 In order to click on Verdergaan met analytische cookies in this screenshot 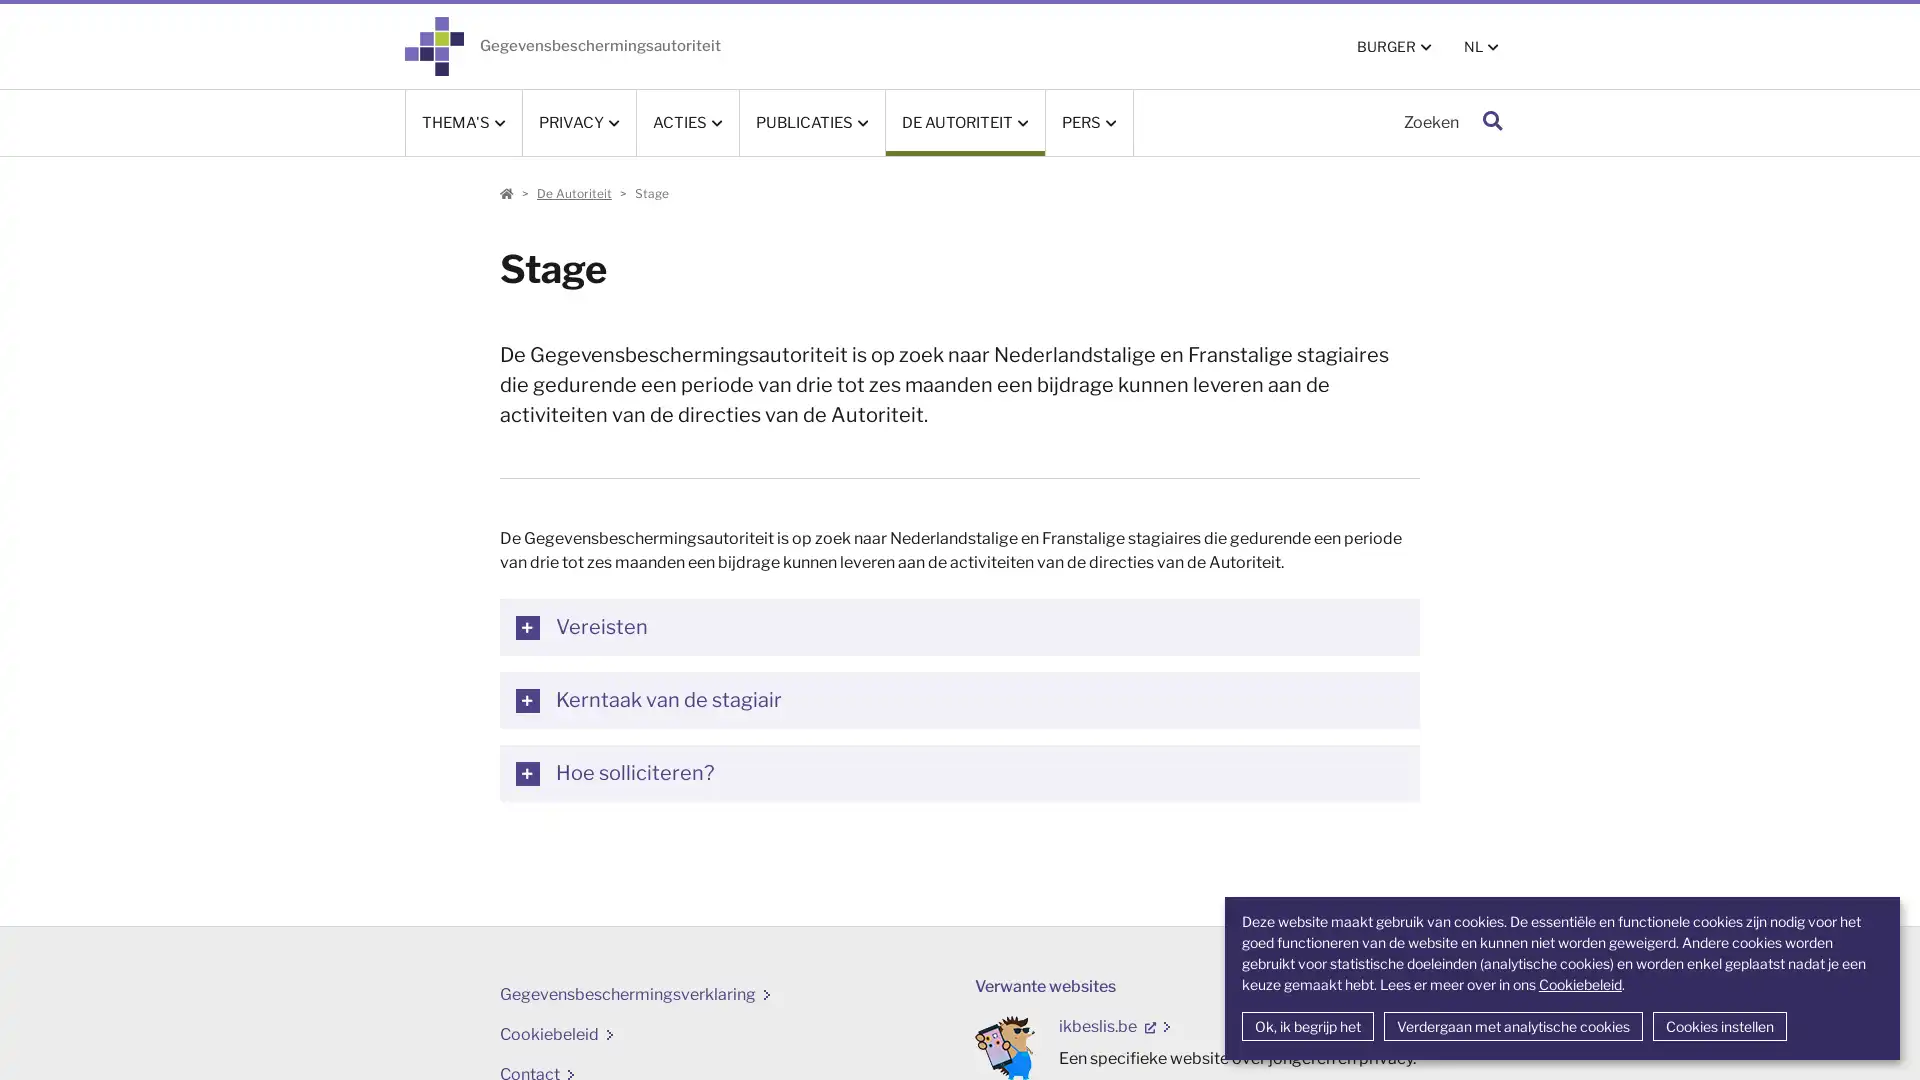, I will do `click(1512, 1026)`.